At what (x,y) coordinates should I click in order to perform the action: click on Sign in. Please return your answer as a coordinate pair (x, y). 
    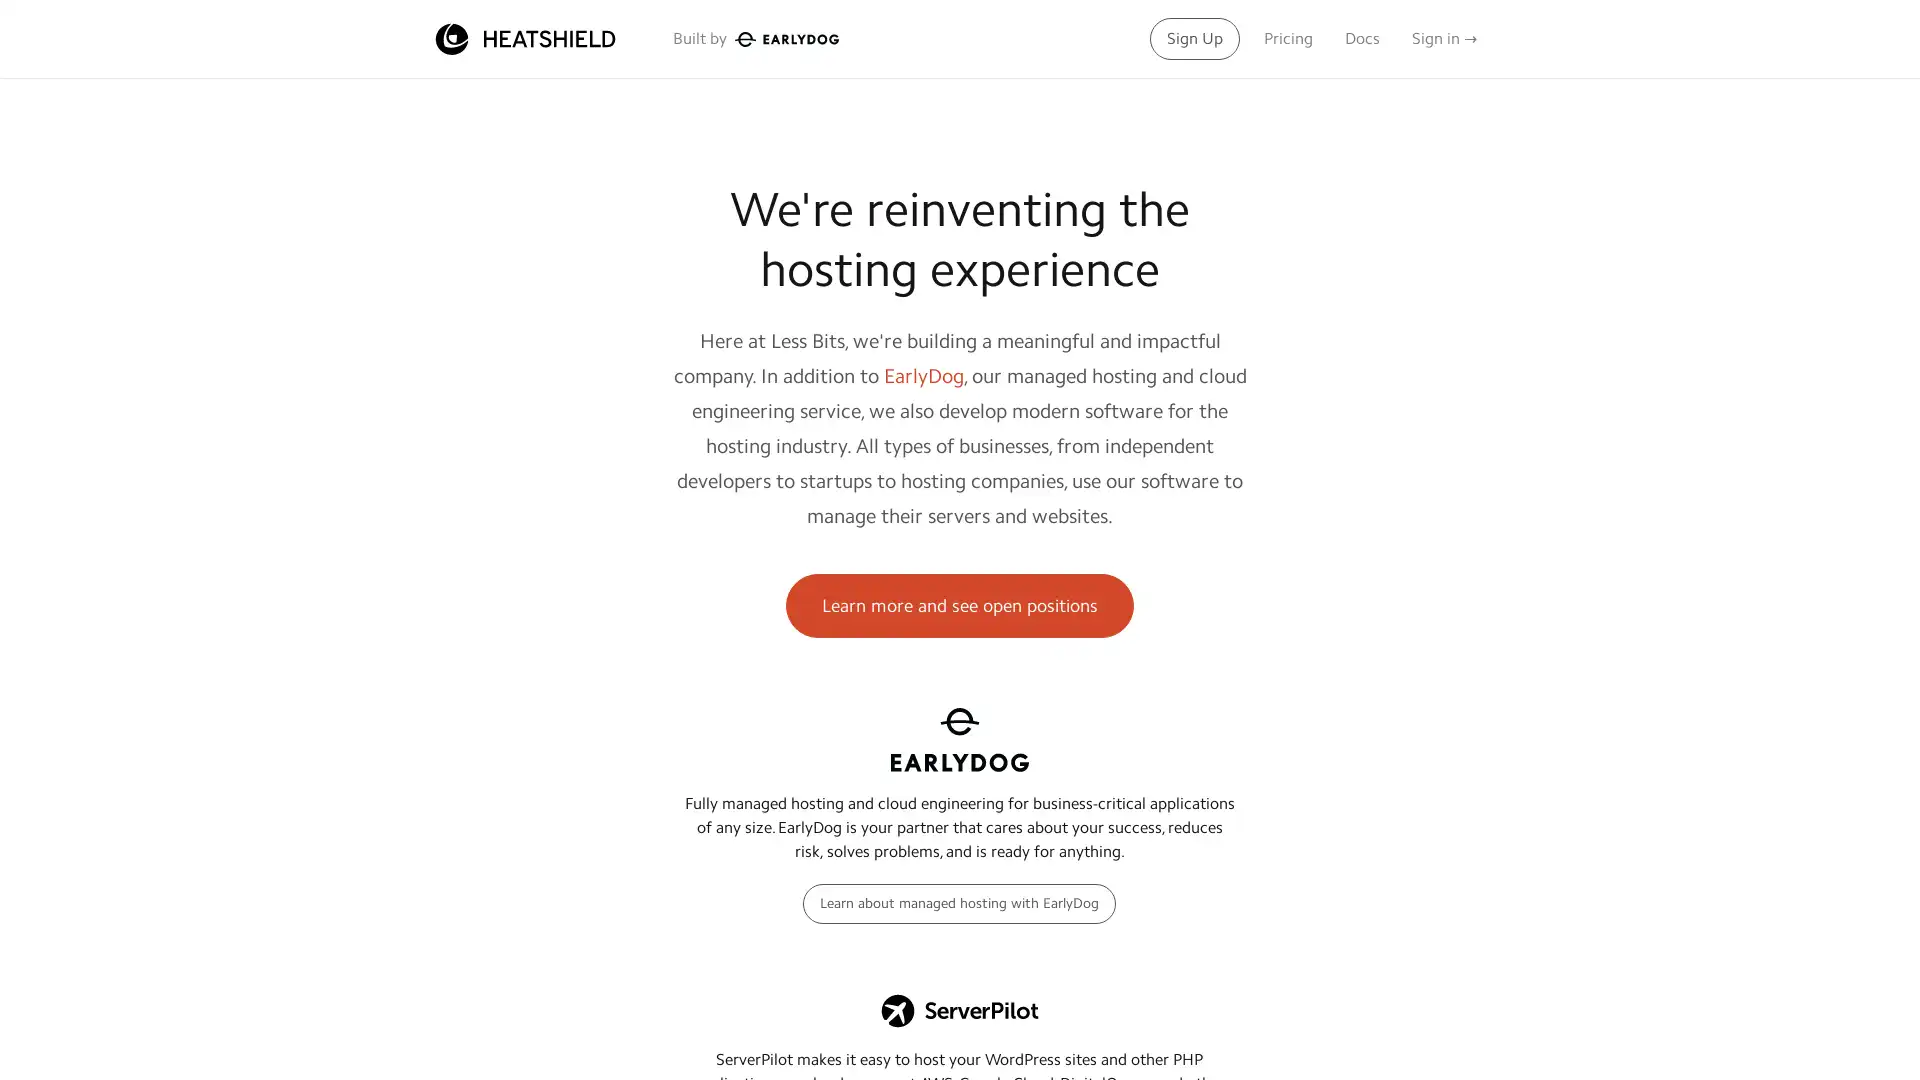
    Looking at the image, I should click on (1444, 38).